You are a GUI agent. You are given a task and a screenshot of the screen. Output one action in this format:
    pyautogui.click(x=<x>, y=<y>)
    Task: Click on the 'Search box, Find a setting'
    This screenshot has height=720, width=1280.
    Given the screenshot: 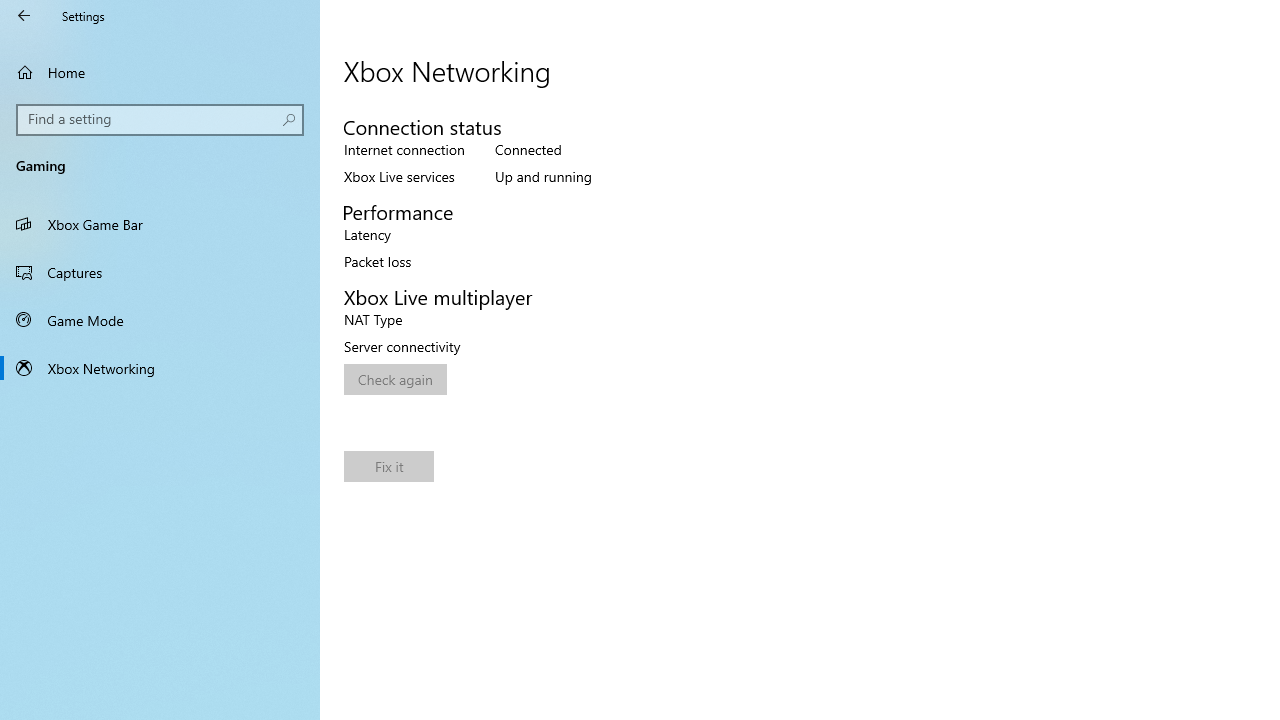 What is the action you would take?
    pyautogui.click(x=160, y=119)
    